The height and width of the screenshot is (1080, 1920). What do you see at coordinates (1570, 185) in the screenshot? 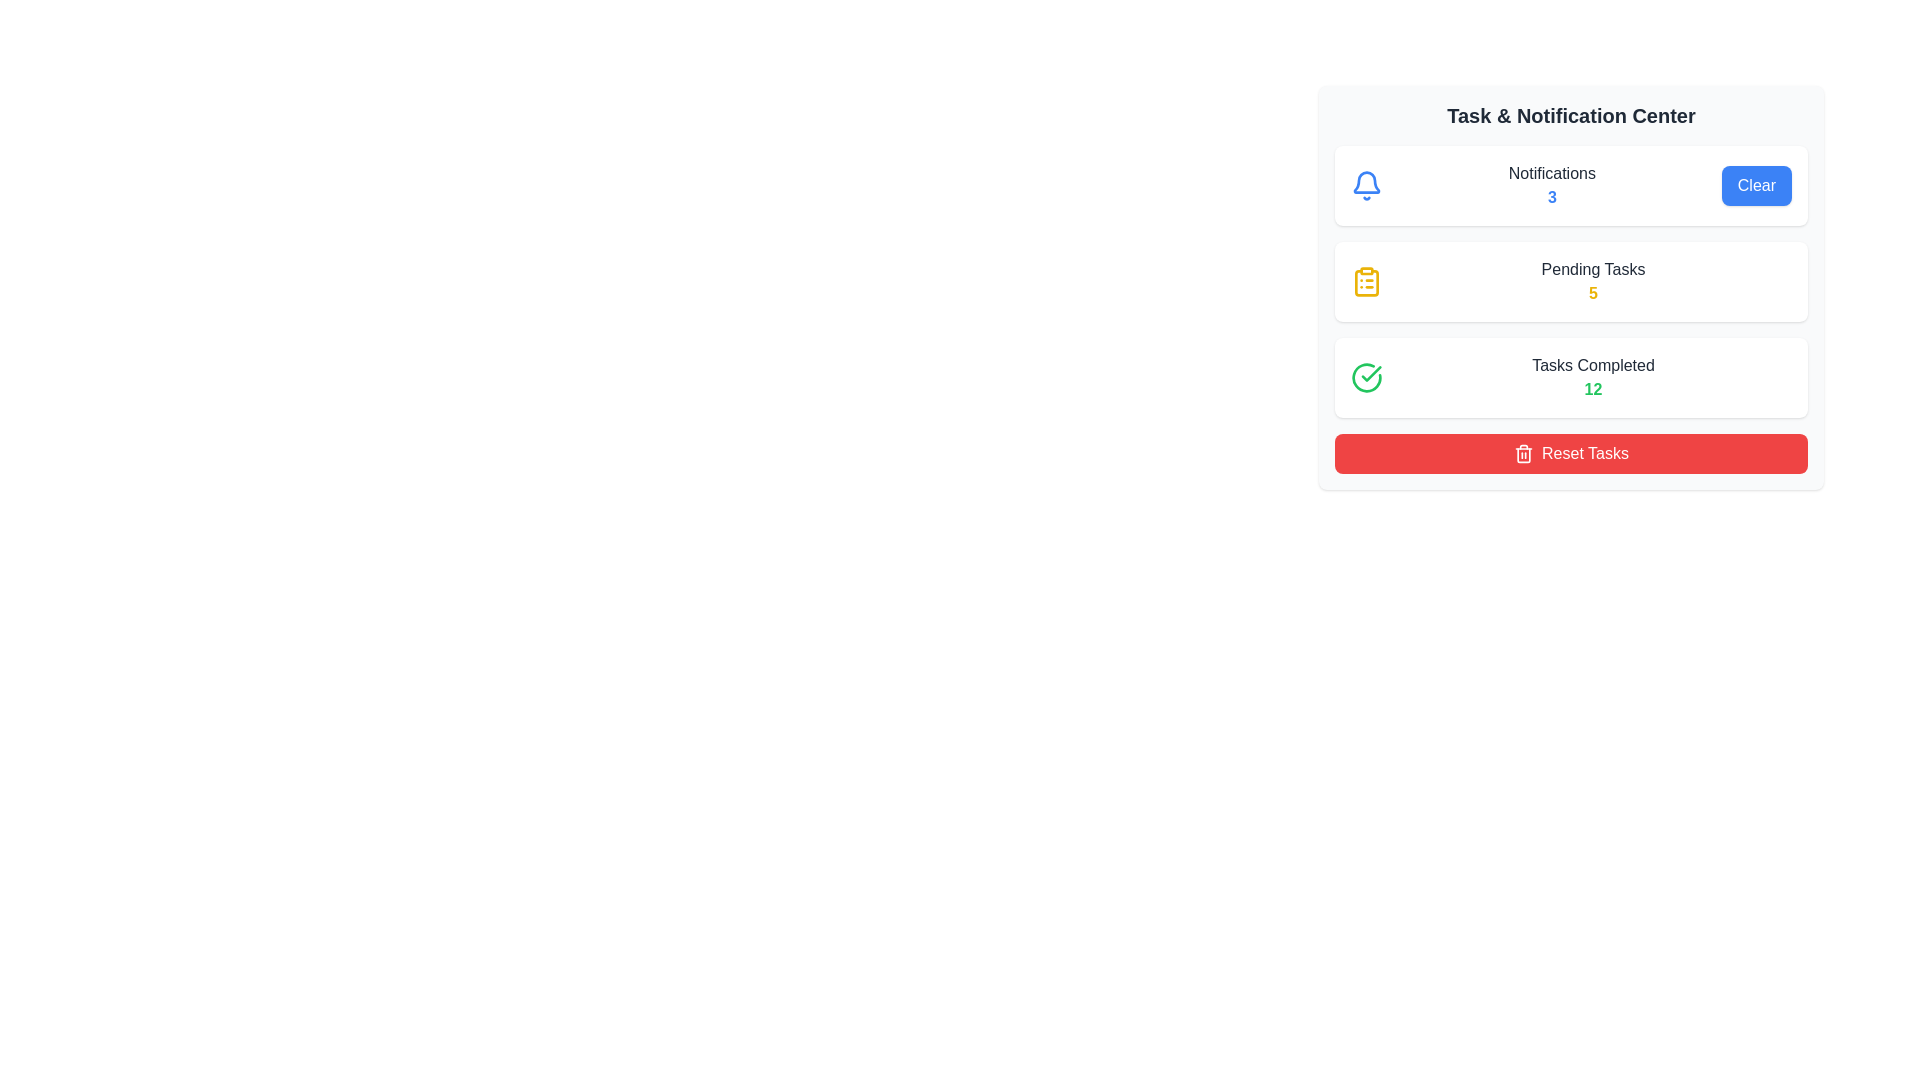
I see `the notification label in the notification panel, which displays the text 'Notifications' and the number '3'` at bounding box center [1570, 185].